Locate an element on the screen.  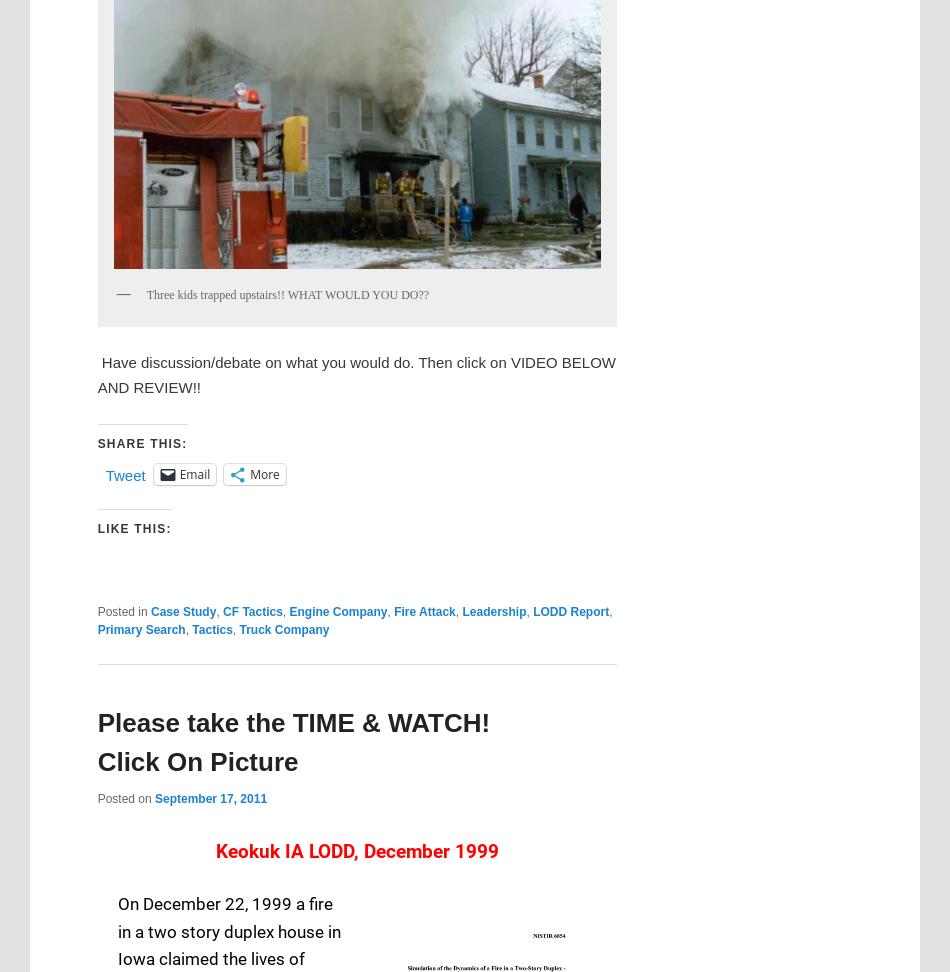
'Leadership' is located at coordinates (494, 611).